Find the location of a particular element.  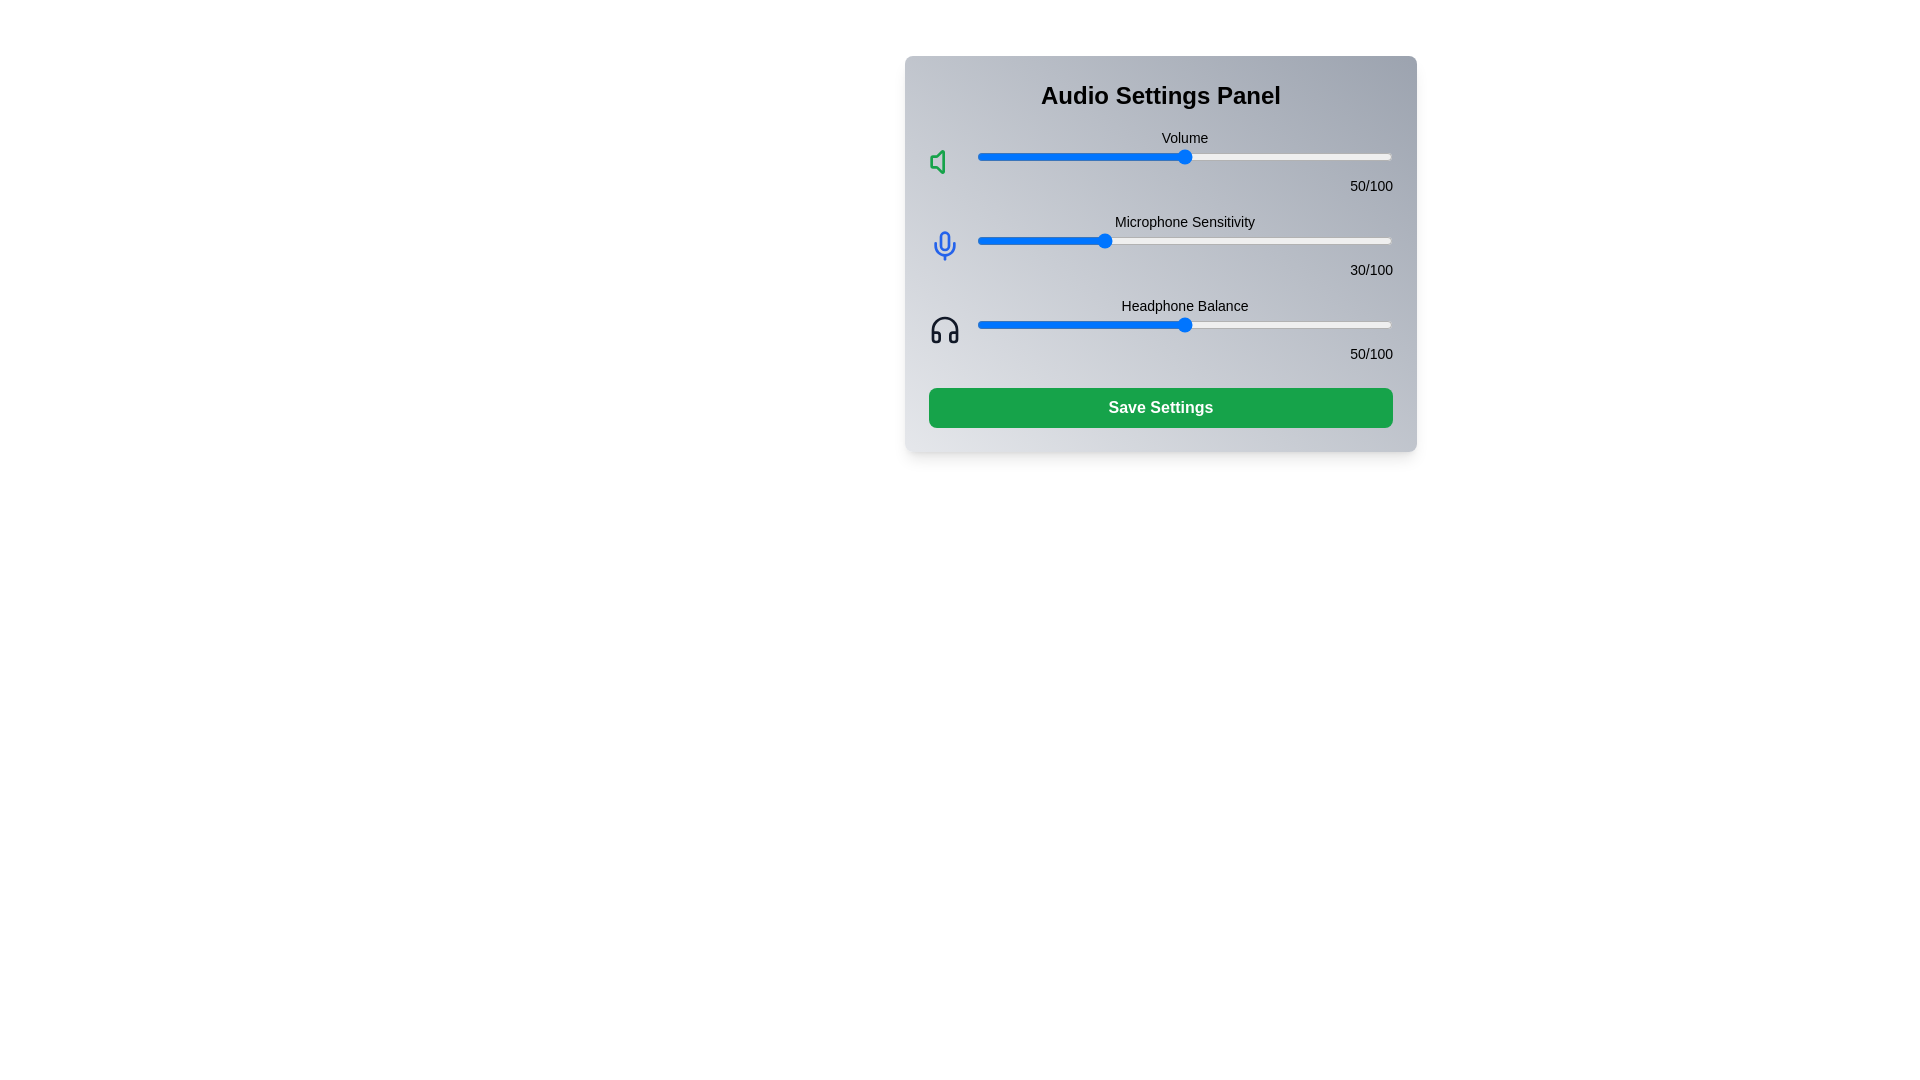

microphone sensitivity is located at coordinates (1213, 239).